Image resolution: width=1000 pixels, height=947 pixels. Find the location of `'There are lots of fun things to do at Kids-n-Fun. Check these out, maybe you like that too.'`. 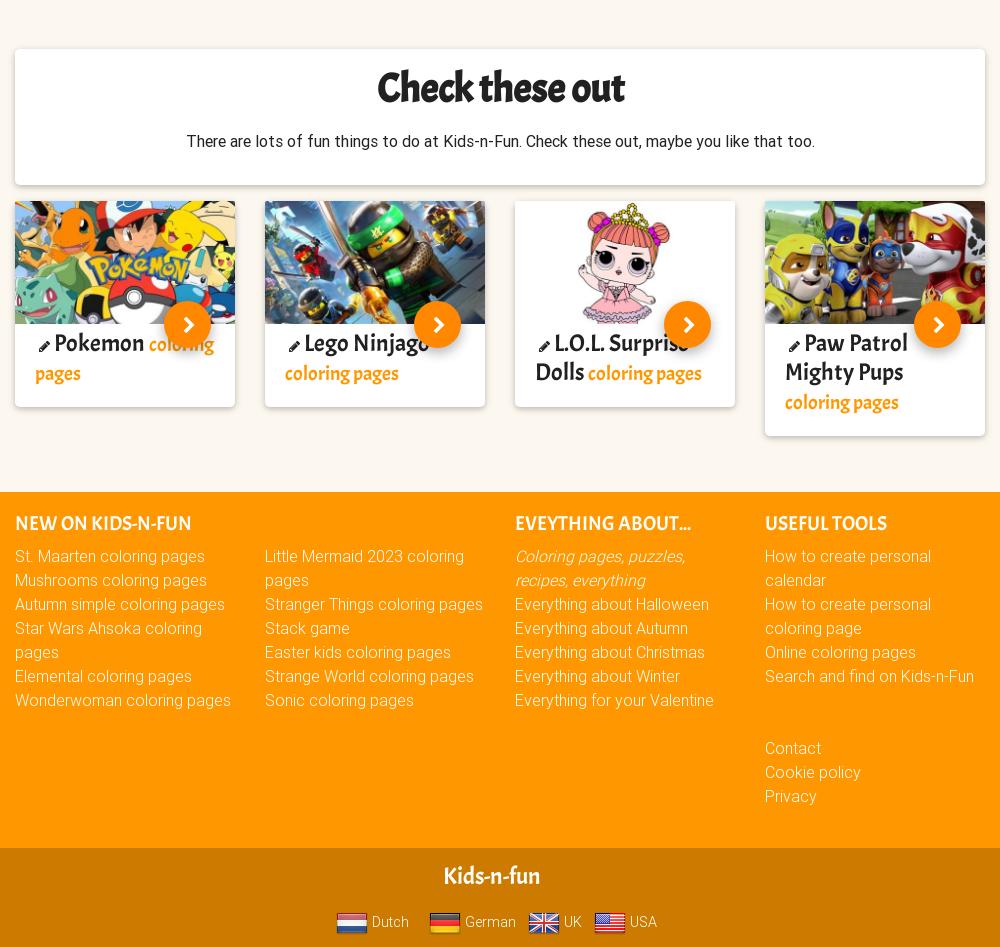

'There are lots of fun things to do at Kids-n-Fun. Check these out, maybe you like that too.' is located at coordinates (498, 138).